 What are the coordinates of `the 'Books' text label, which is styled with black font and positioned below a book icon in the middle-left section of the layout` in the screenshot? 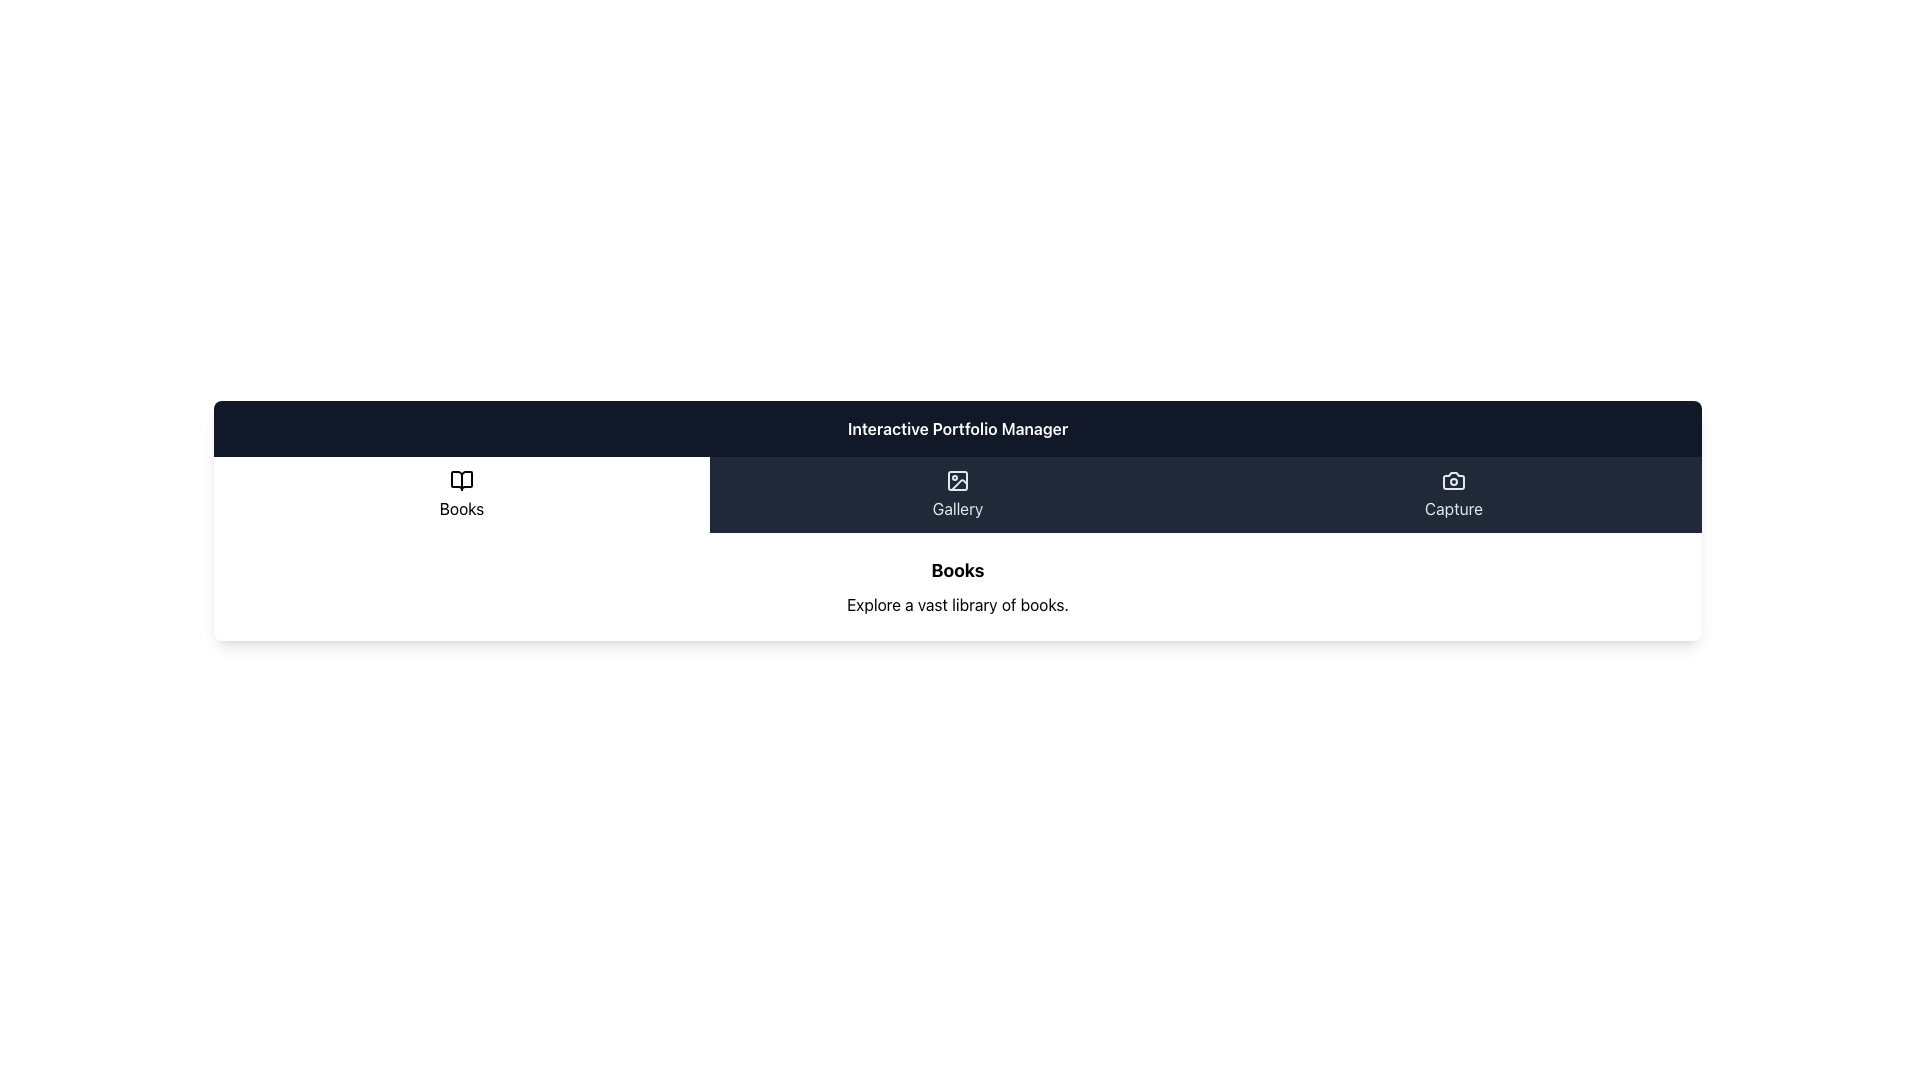 It's located at (460, 508).